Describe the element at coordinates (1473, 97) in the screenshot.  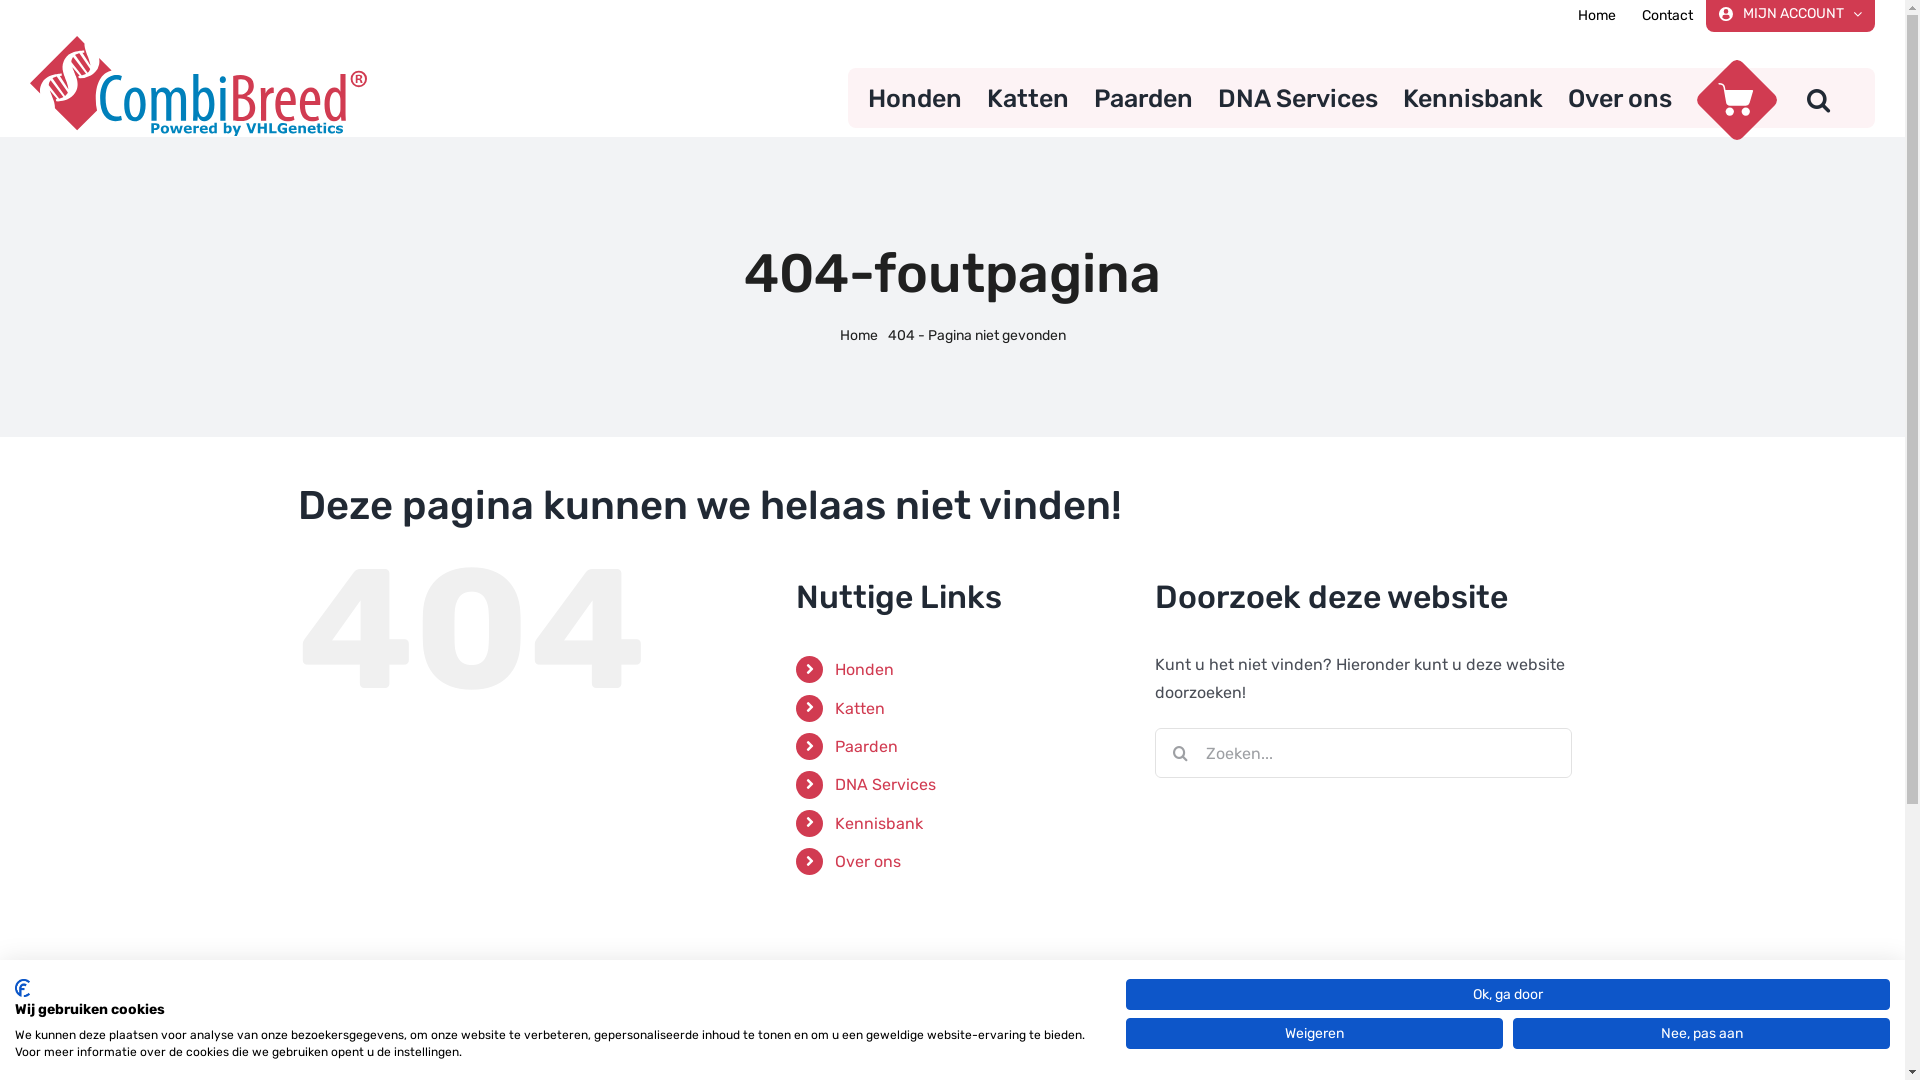
I see `'Kennisbank'` at that location.